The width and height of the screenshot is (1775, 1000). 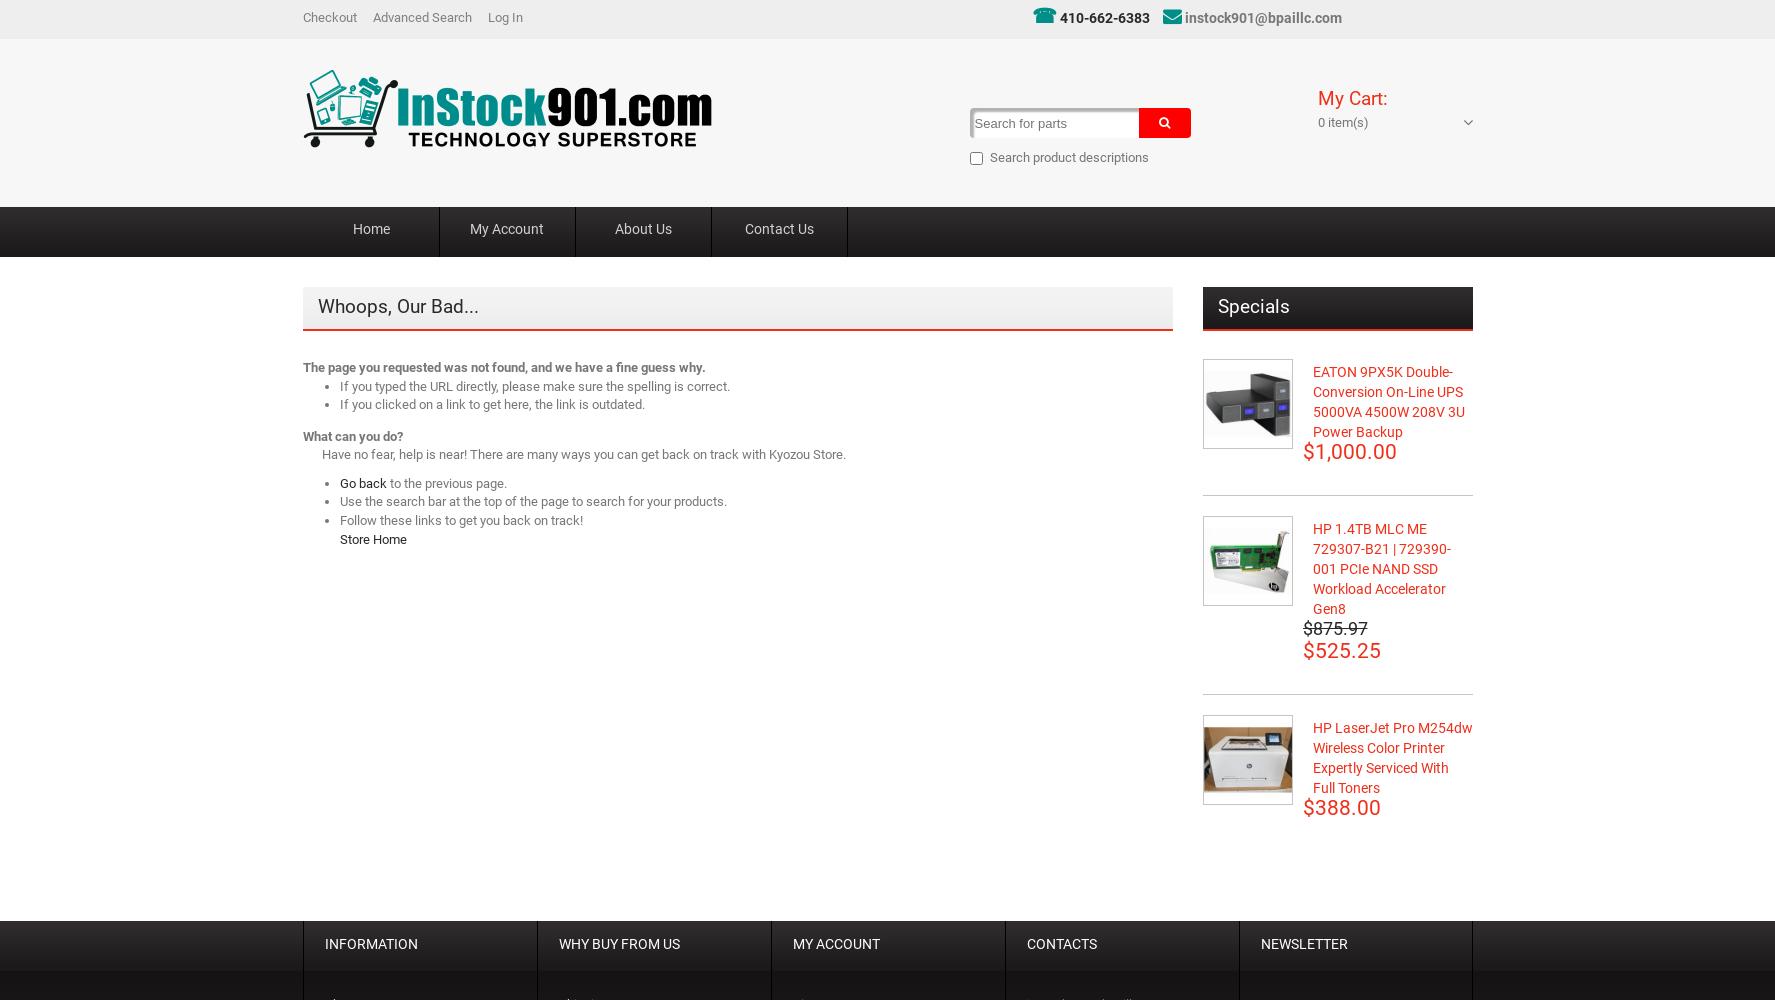 I want to click on 'CONTACTS', so click(x=1060, y=943).